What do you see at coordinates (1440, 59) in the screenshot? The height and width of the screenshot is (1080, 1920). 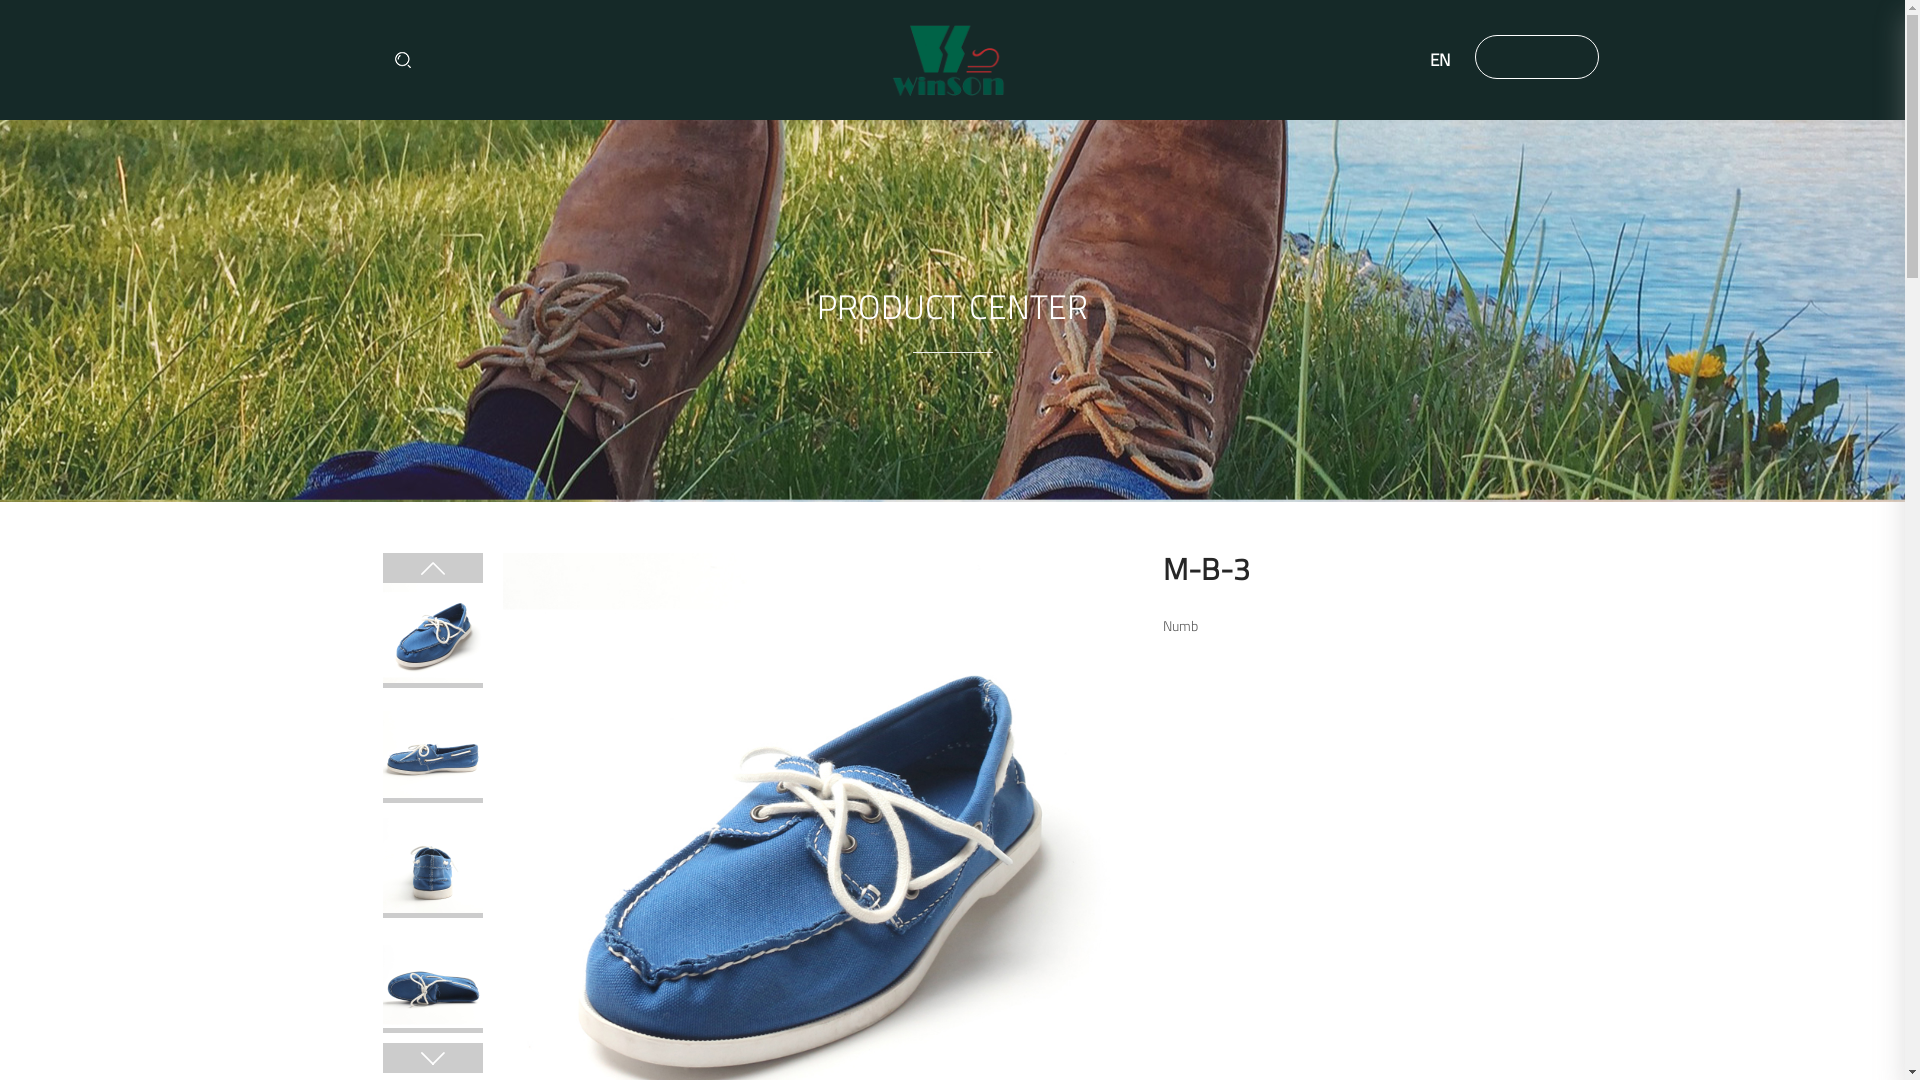 I see `'EN'` at bounding box center [1440, 59].